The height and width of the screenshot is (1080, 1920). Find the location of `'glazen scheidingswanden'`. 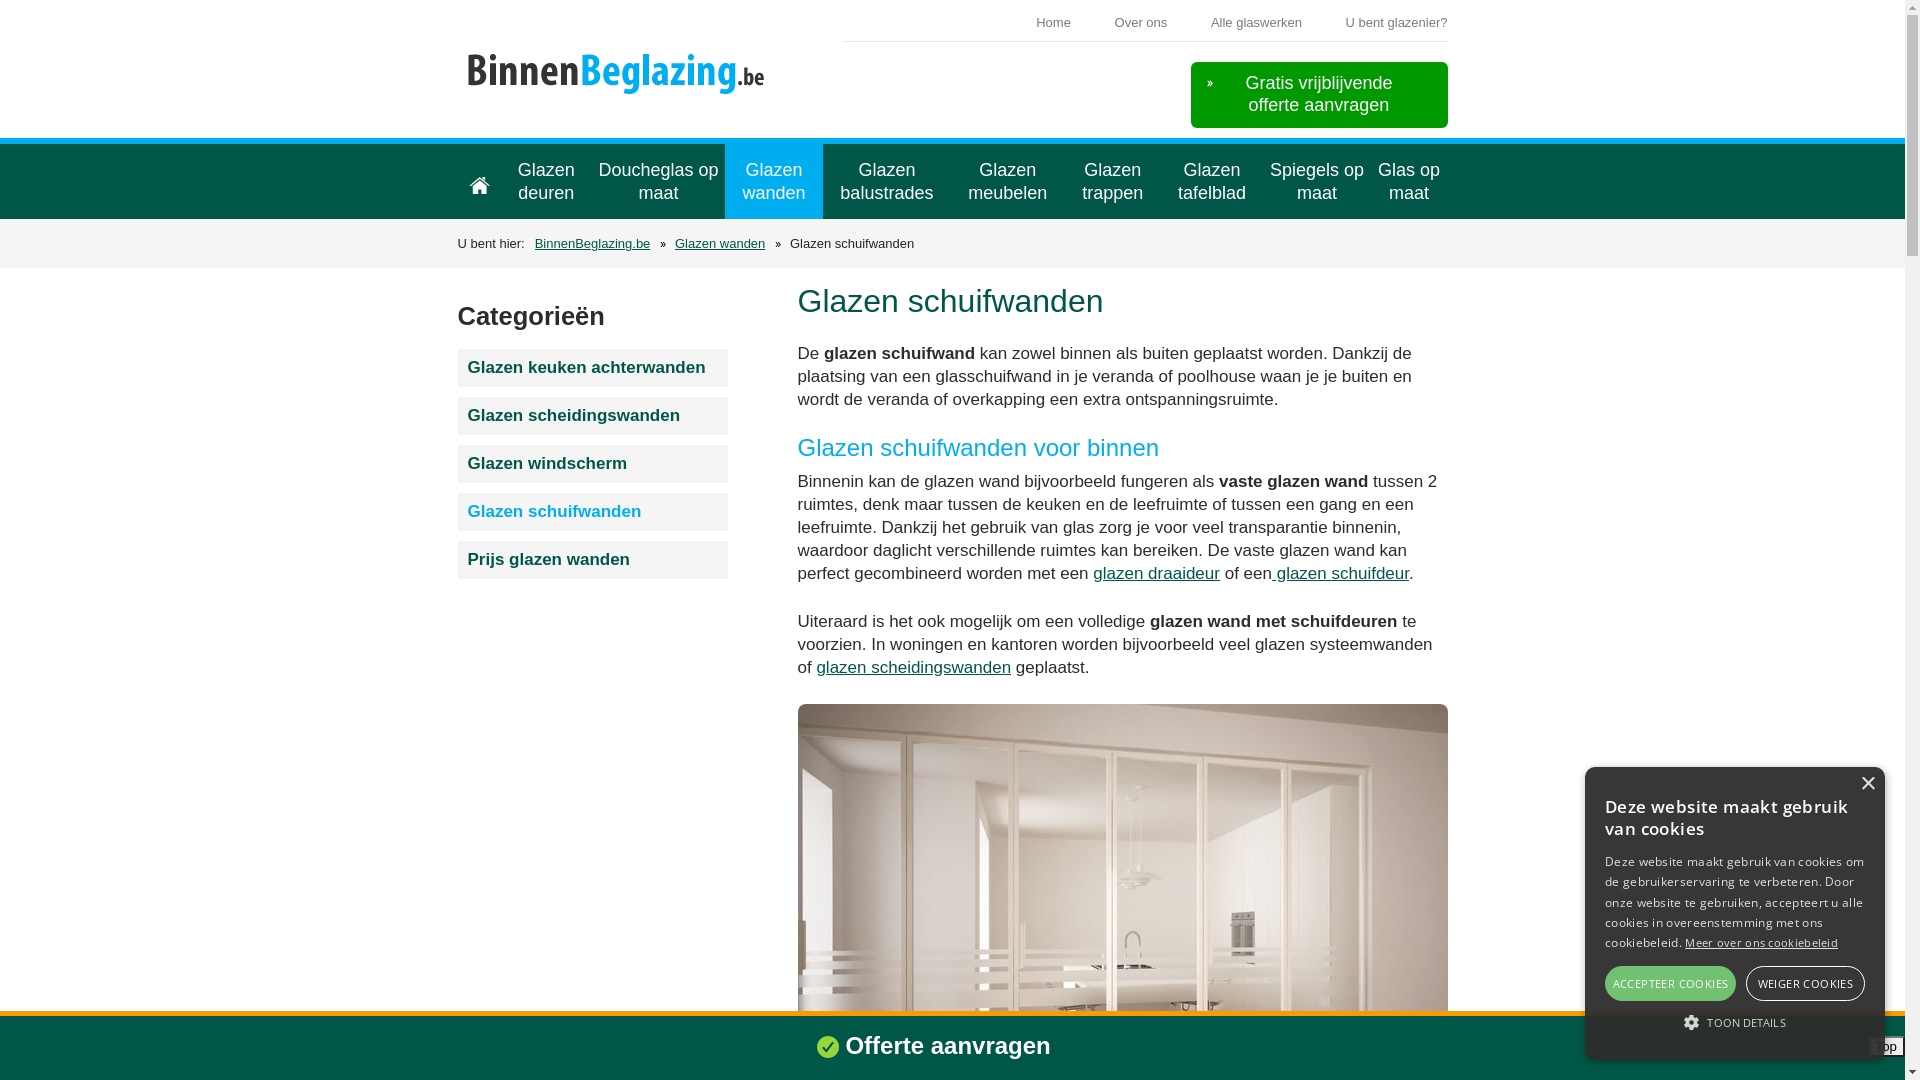

'glazen scheidingswanden' is located at coordinates (912, 667).